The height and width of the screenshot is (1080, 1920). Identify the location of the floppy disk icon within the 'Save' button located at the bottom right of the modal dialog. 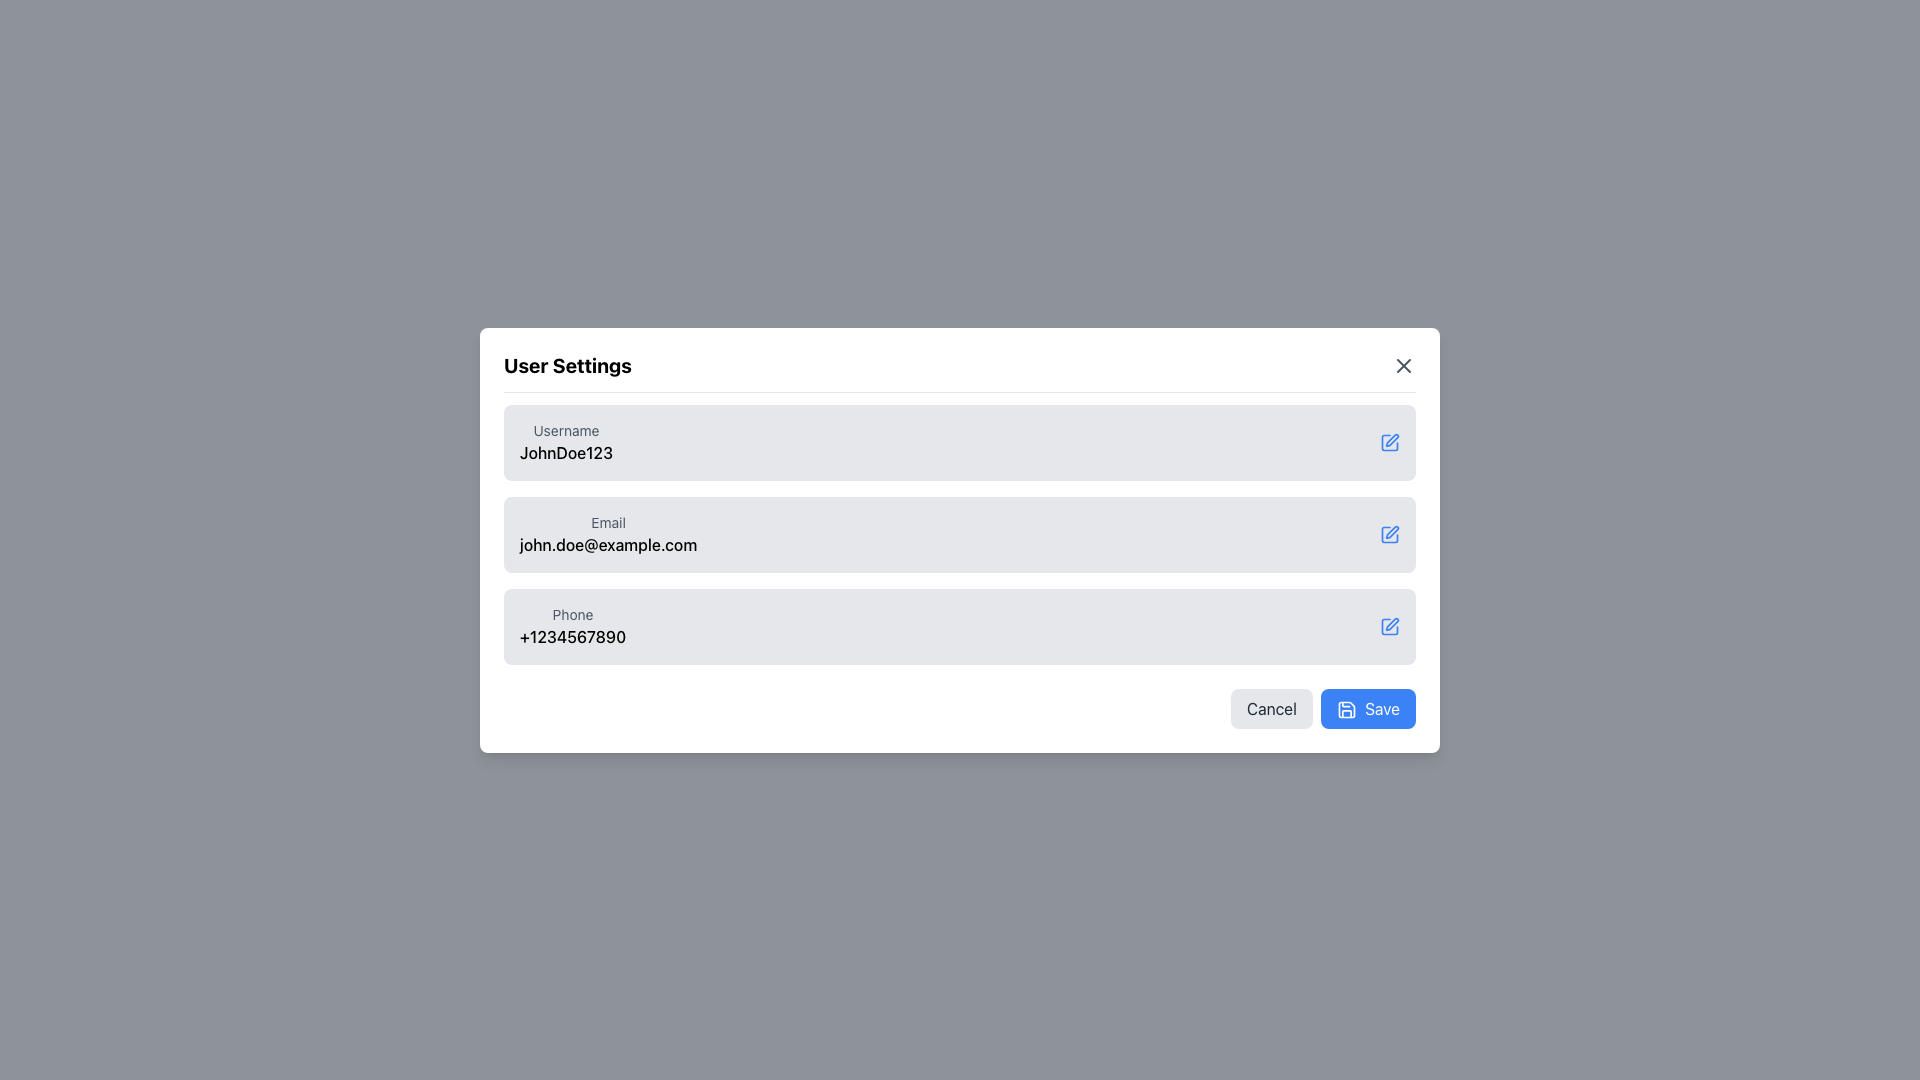
(1346, 709).